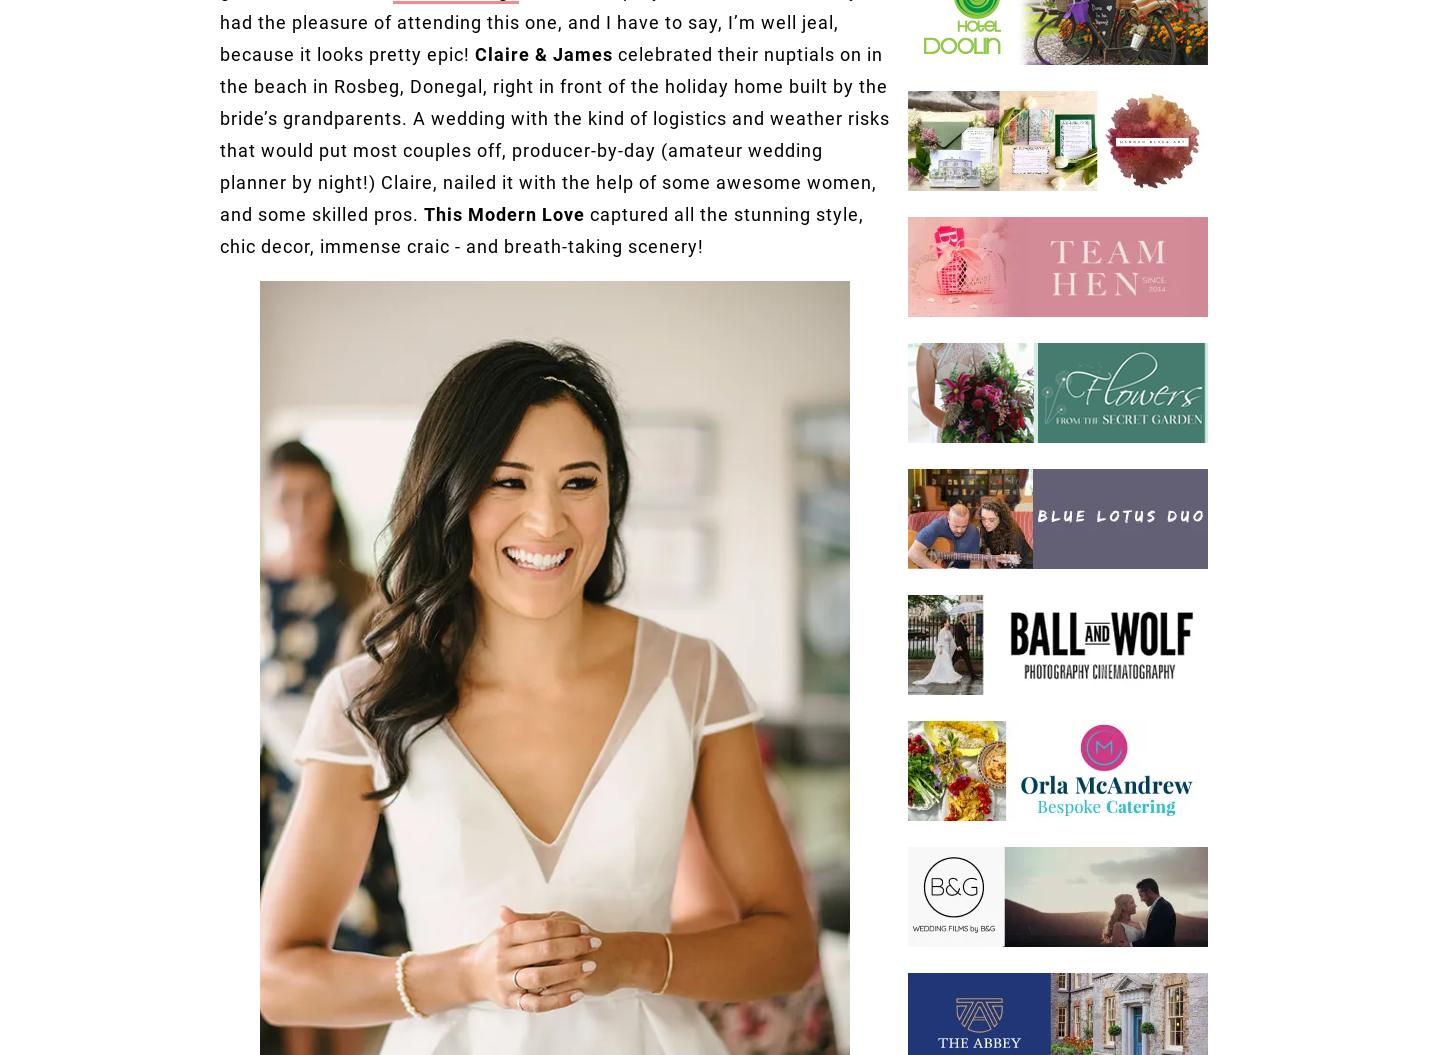 The width and height of the screenshot is (1440, 1055). Describe the element at coordinates (472, 182) in the screenshot. I see `'Ardú'` at that location.